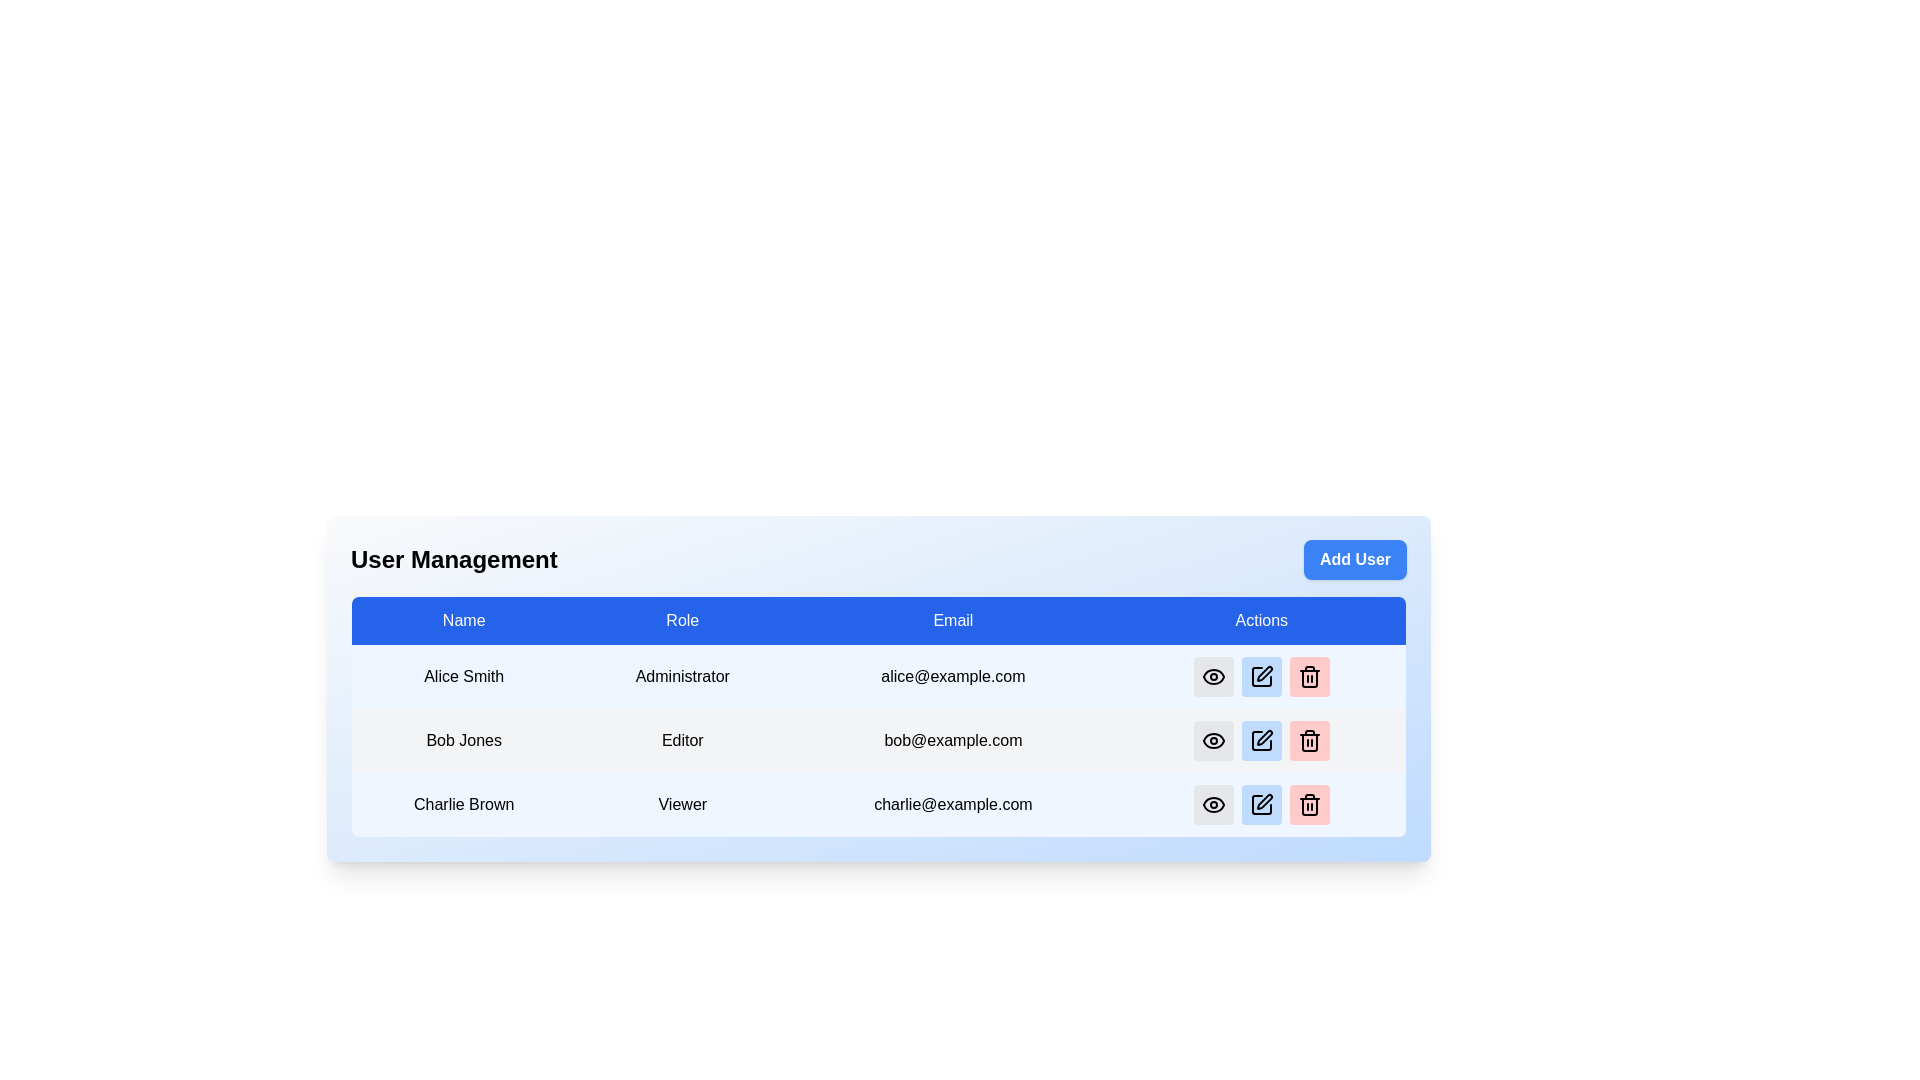 The height and width of the screenshot is (1080, 1920). Describe the element at coordinates (1260, 804) in the screenshot. I see `the edit icon button in the Actions column for the user Charlie Brown to initiate editing of the associated entity` at that location.